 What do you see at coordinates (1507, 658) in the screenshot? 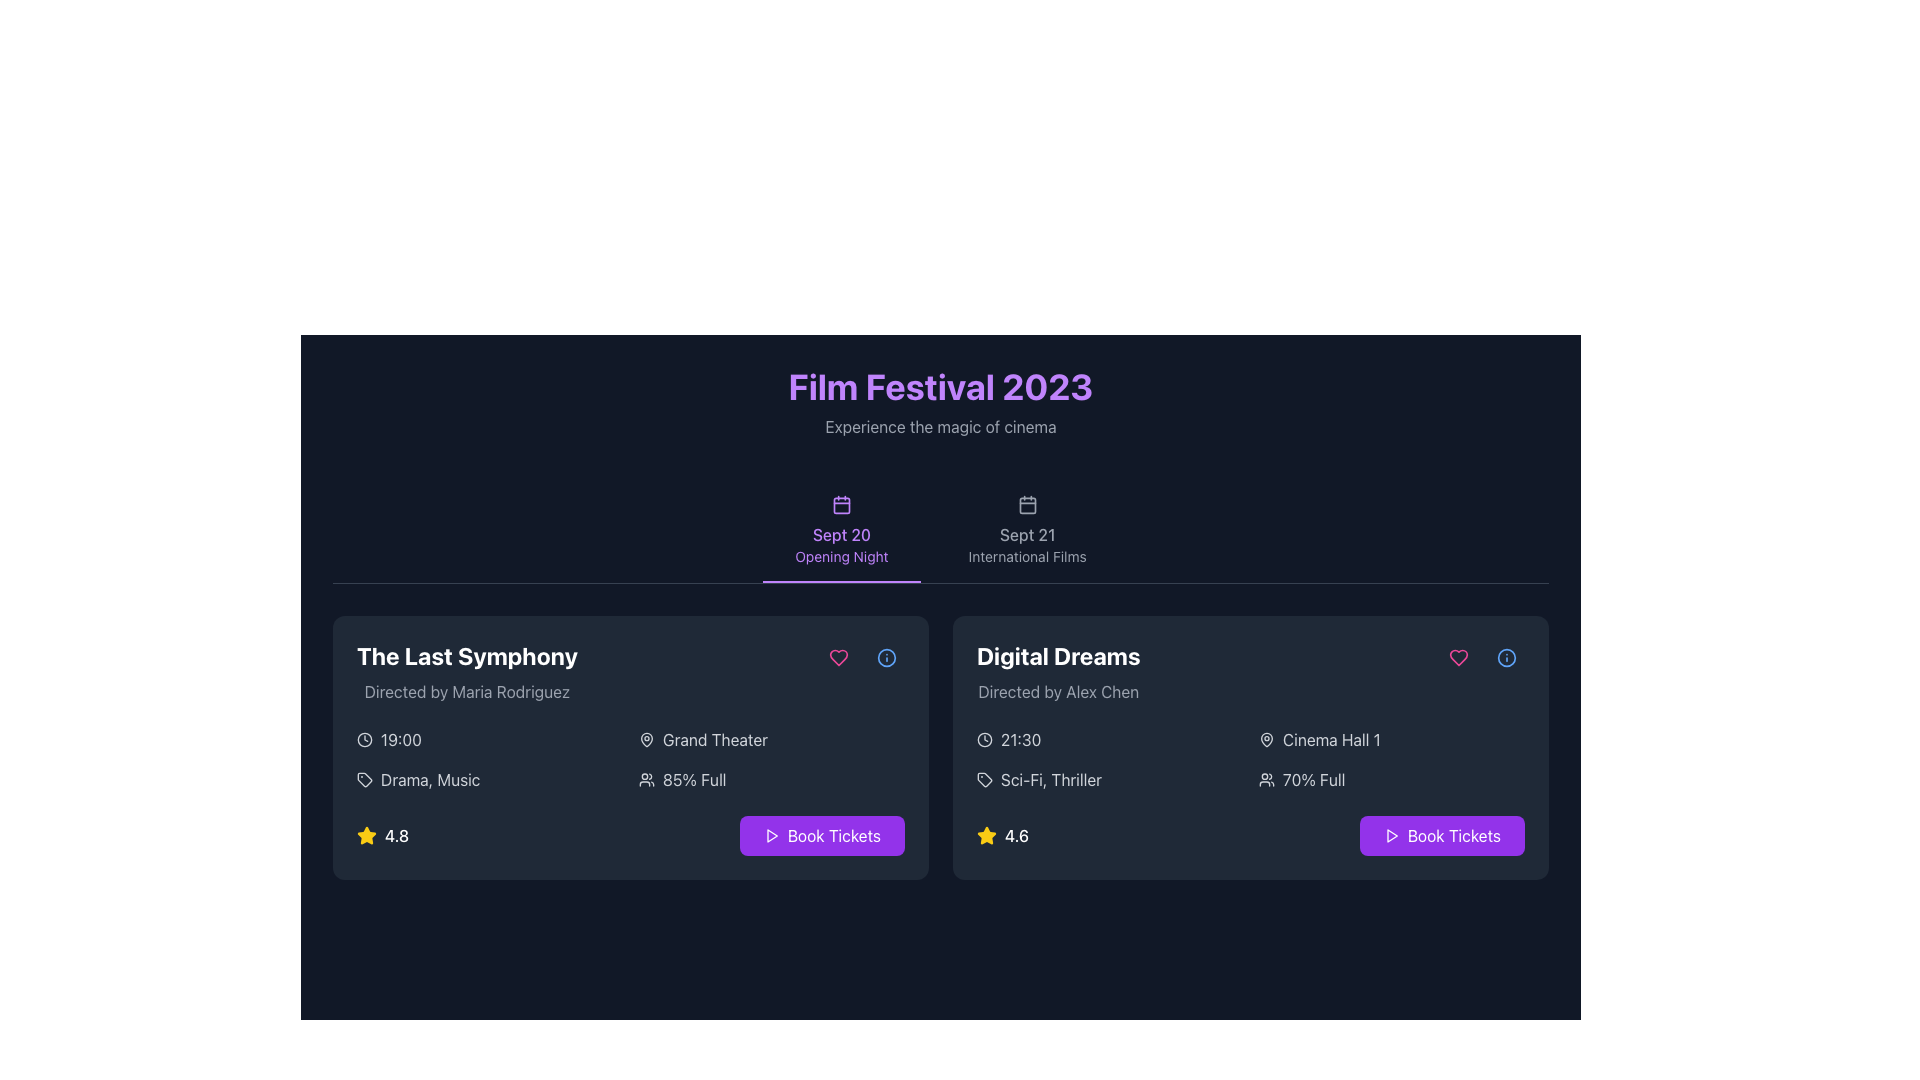
I see `the circular 'info' icon button with a blue border` at bounding box center [1507, 658].